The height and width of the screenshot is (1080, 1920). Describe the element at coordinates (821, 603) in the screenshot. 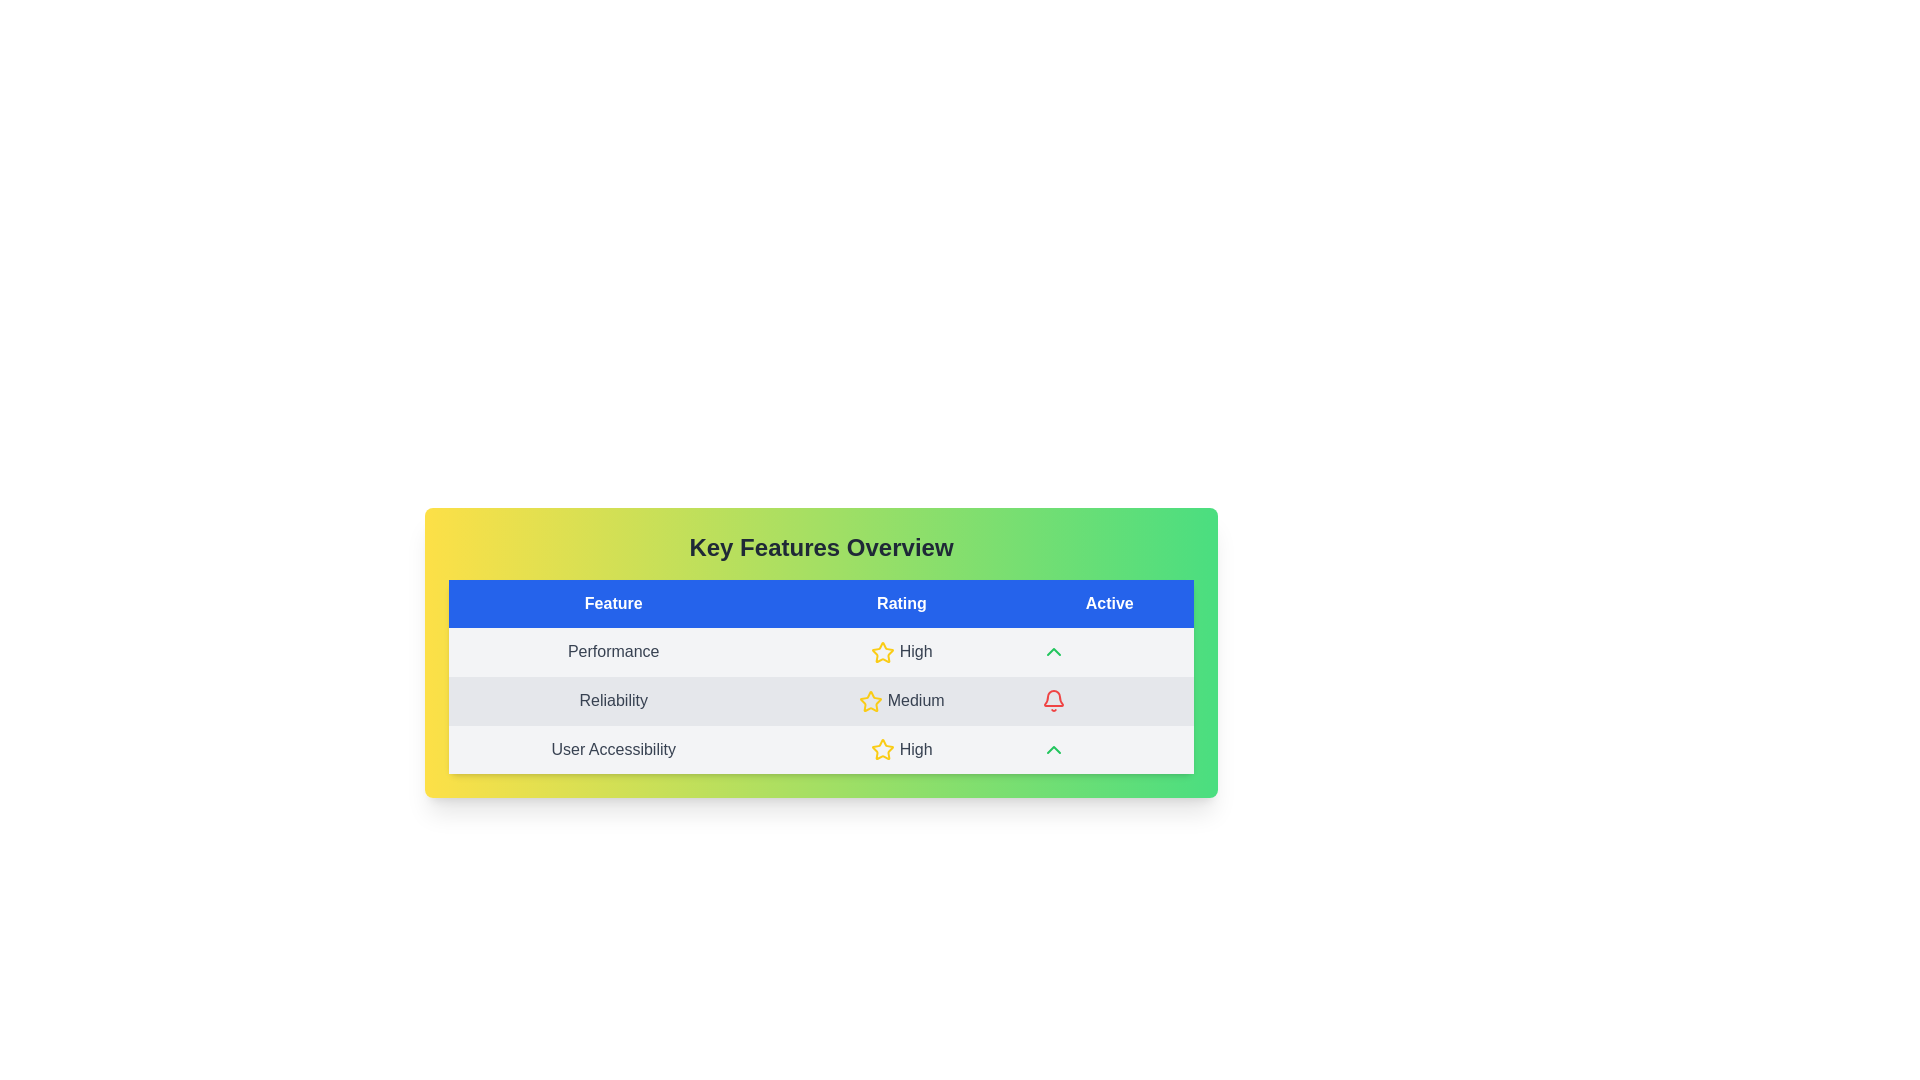

I see `headers of the table located at the top of the 'Key Features Overview' card, which indicates the categories for each column` at that location.